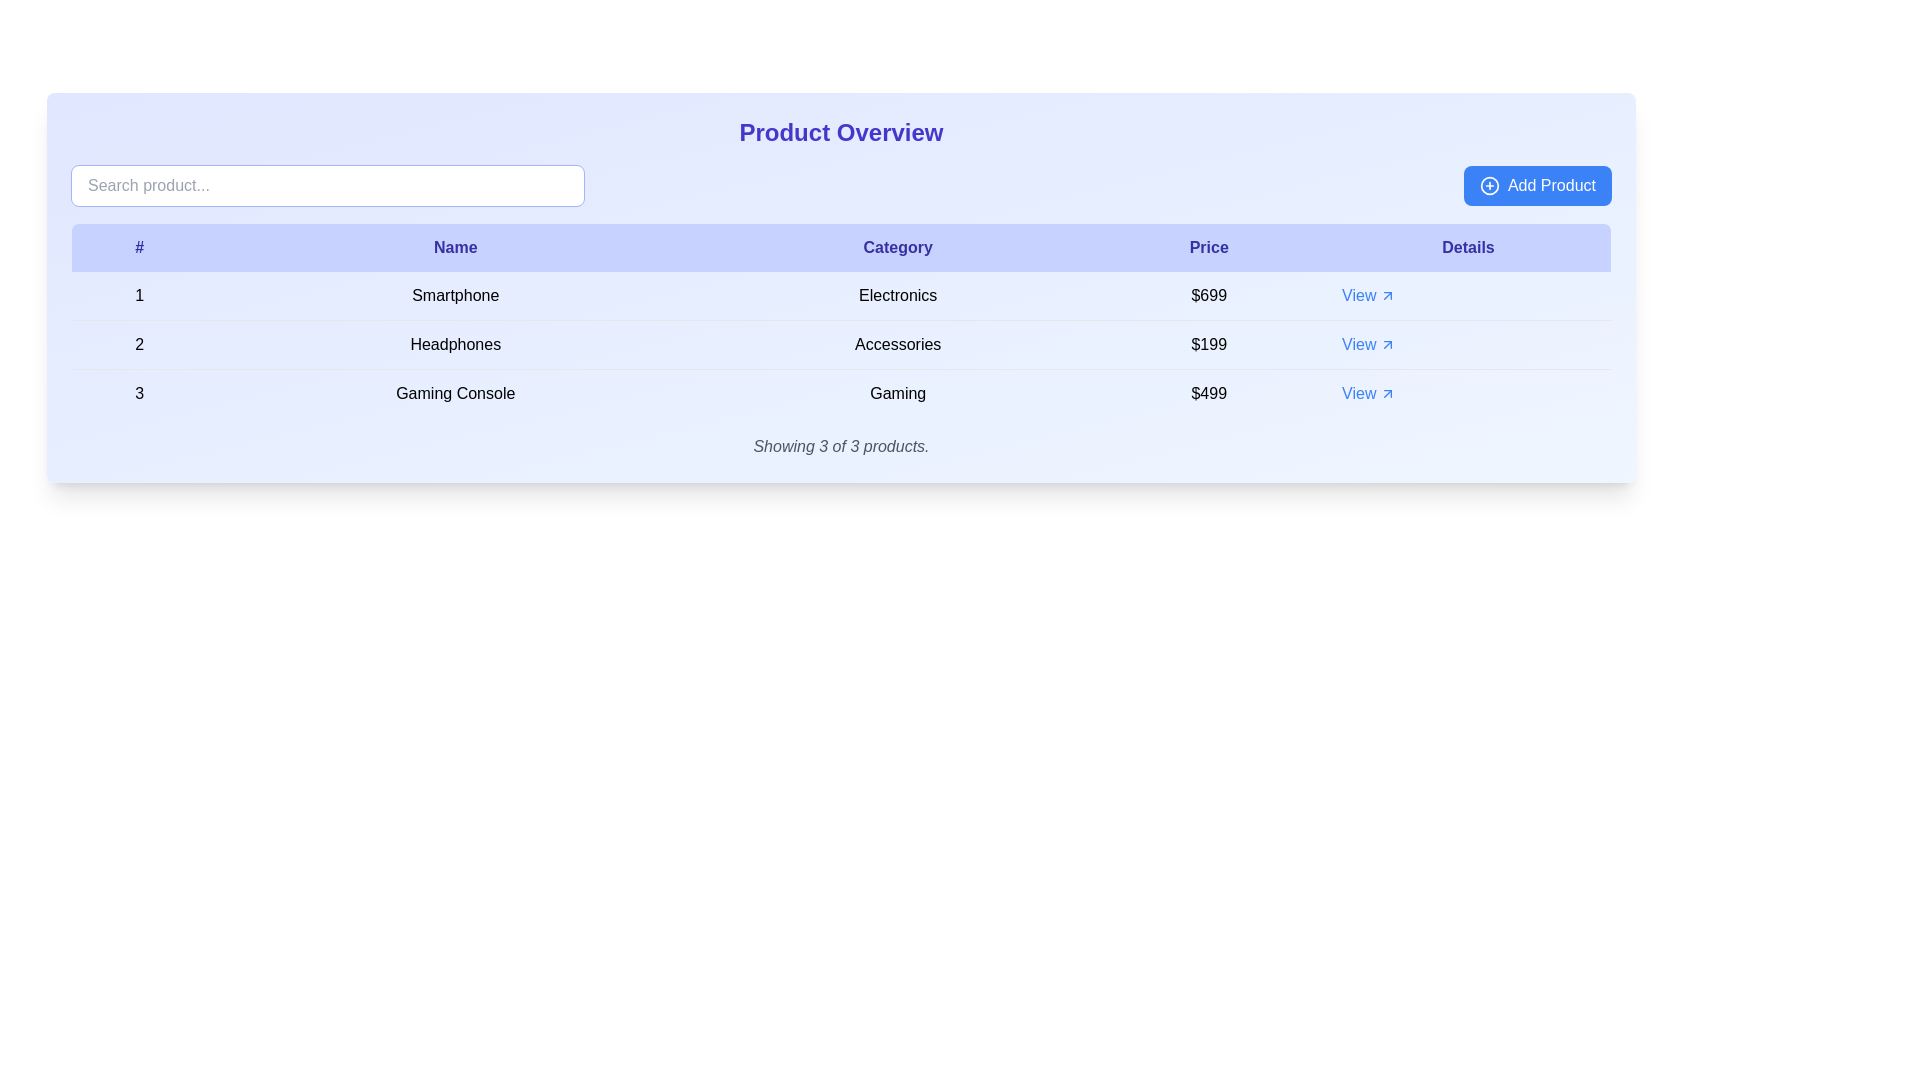 The image size is (1920, 1080). What do you see at coordinates (897, 296) in the screenshot?
I see `the 'Electronics' text label located in the third column of the first row of the table, which is styled with padding and centered alignment` at bounding box center [897, 296].